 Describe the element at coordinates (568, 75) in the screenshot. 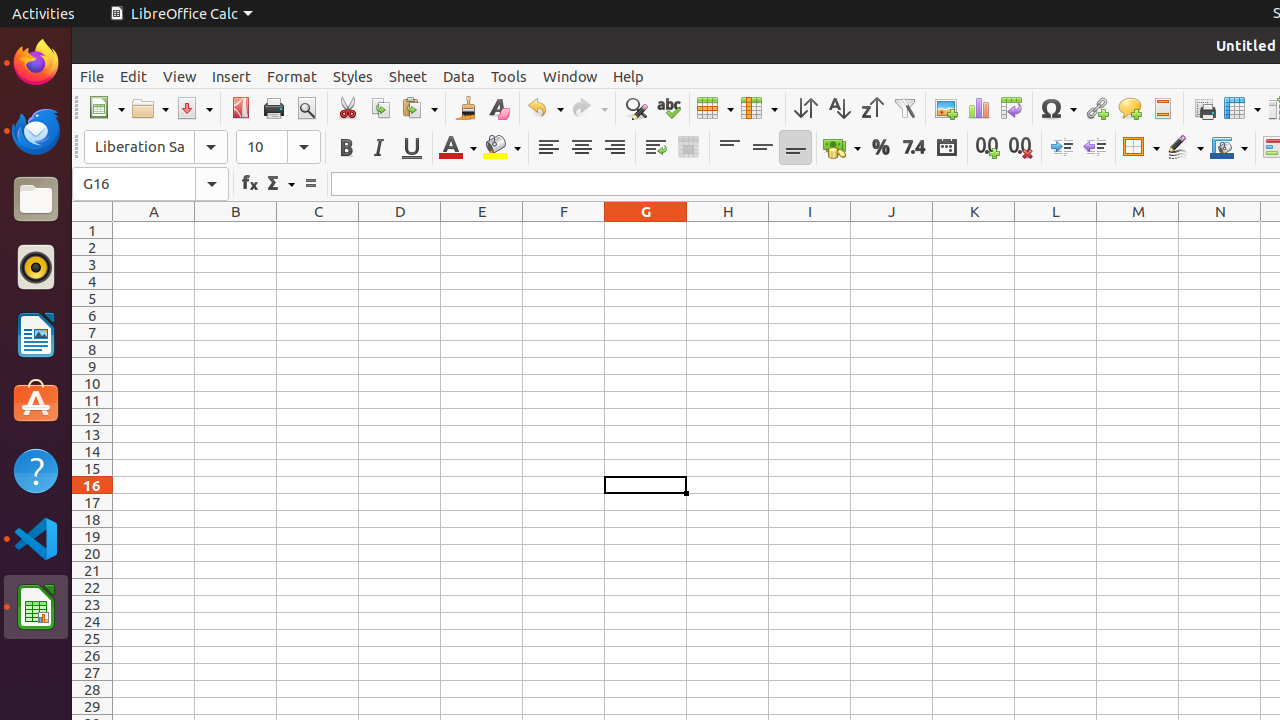

I see `'Window'` at that location.